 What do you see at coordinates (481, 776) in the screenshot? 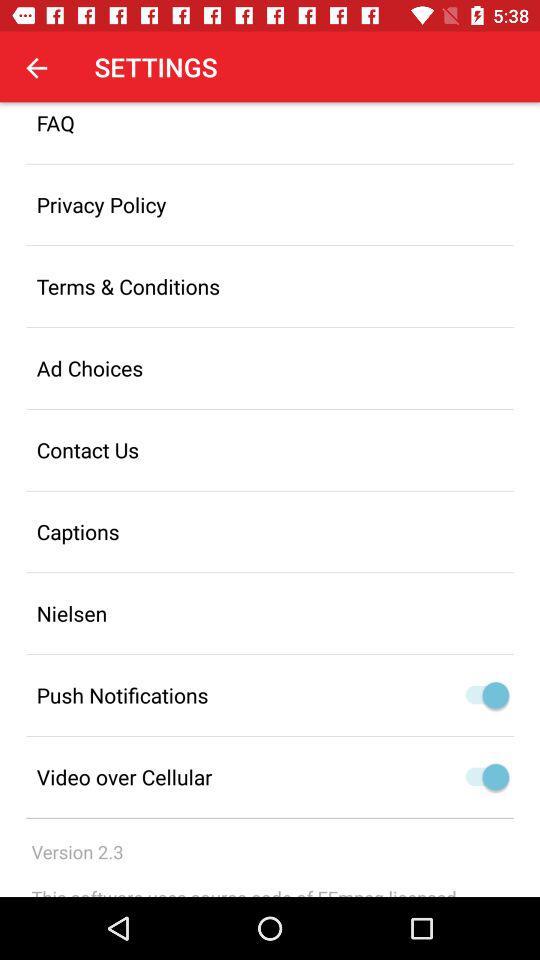
I see `switch off the video over cellular option` at bounding box center [481, 776].